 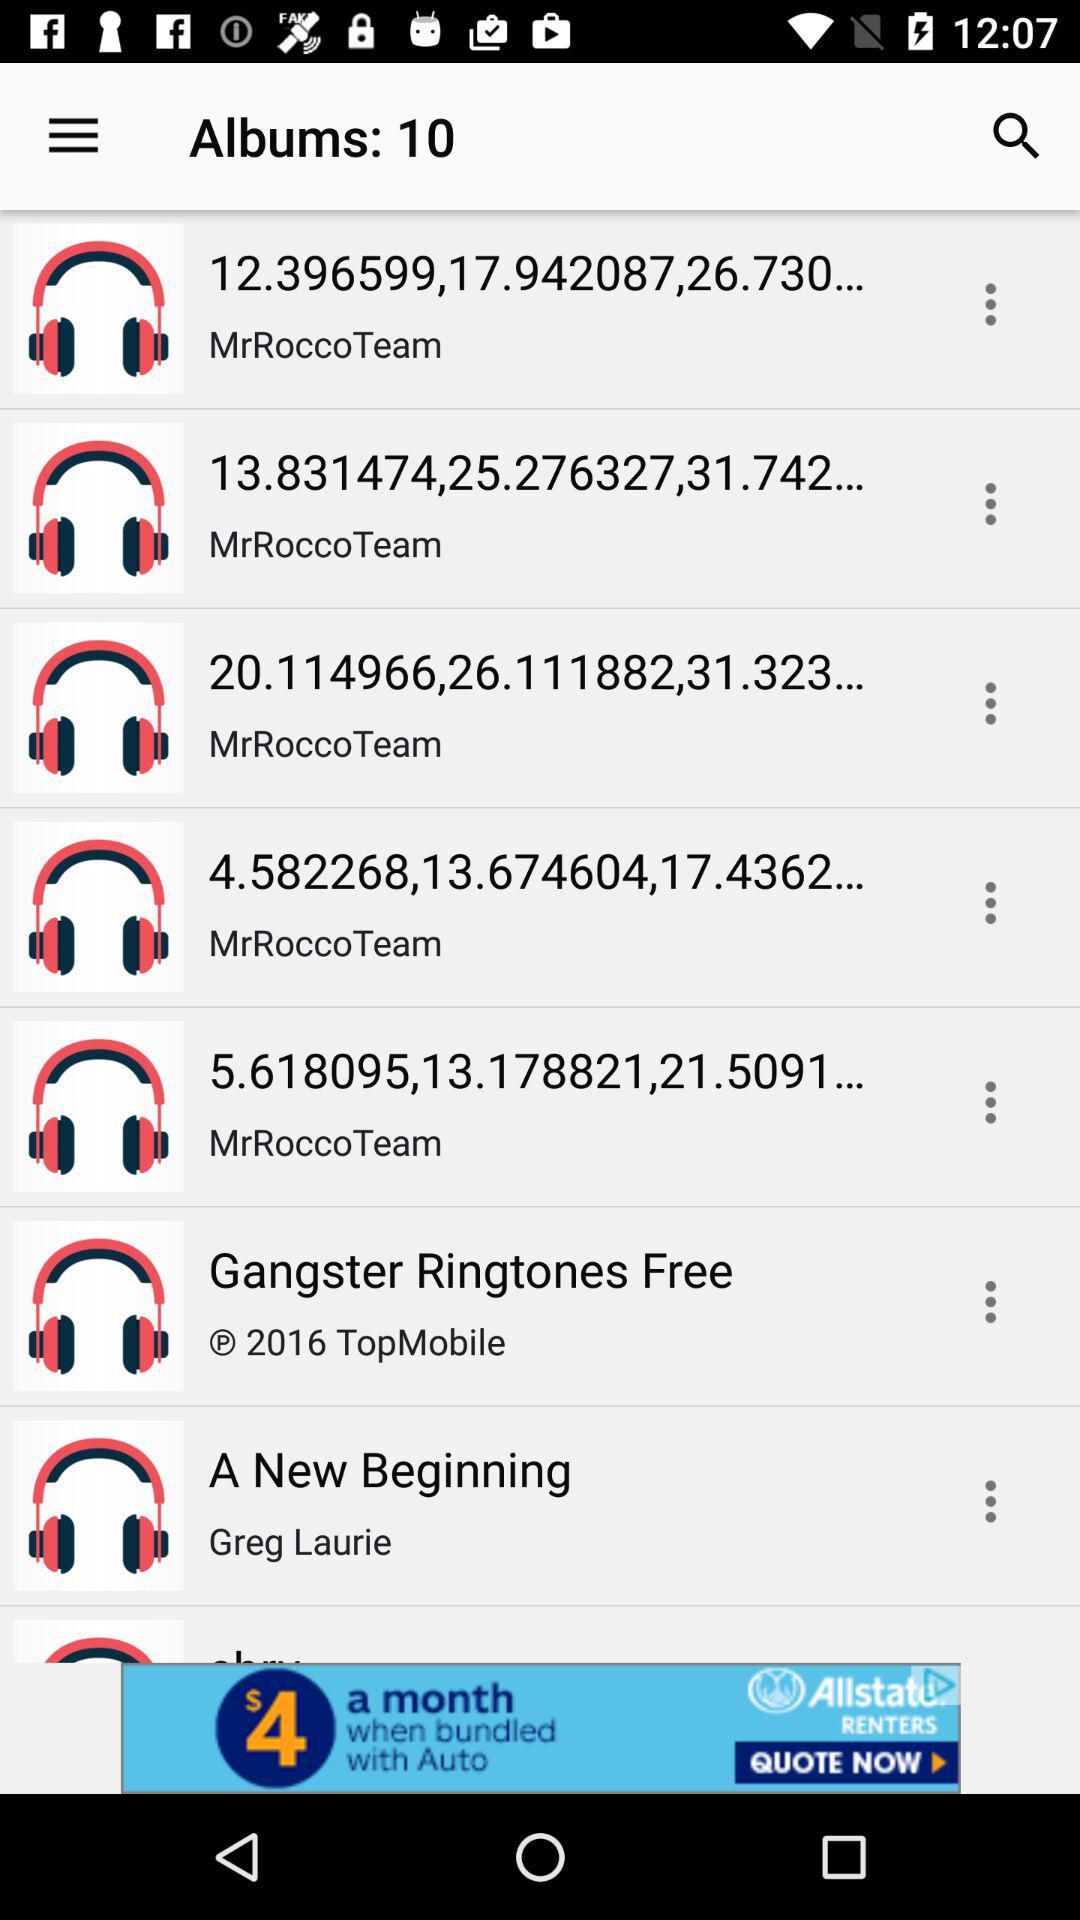 I want to click on more option, so click(x=990, y=1101).